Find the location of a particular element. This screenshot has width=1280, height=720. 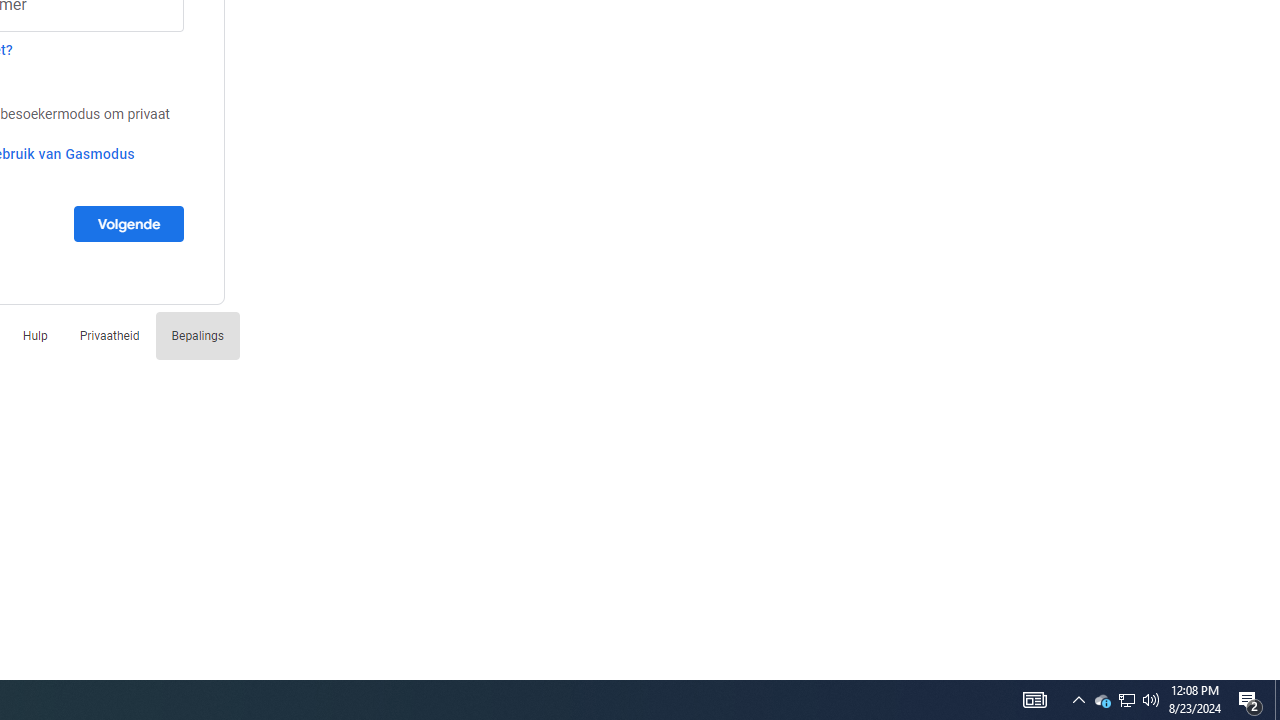

'Volgende' is located at coordinates (127, 223).